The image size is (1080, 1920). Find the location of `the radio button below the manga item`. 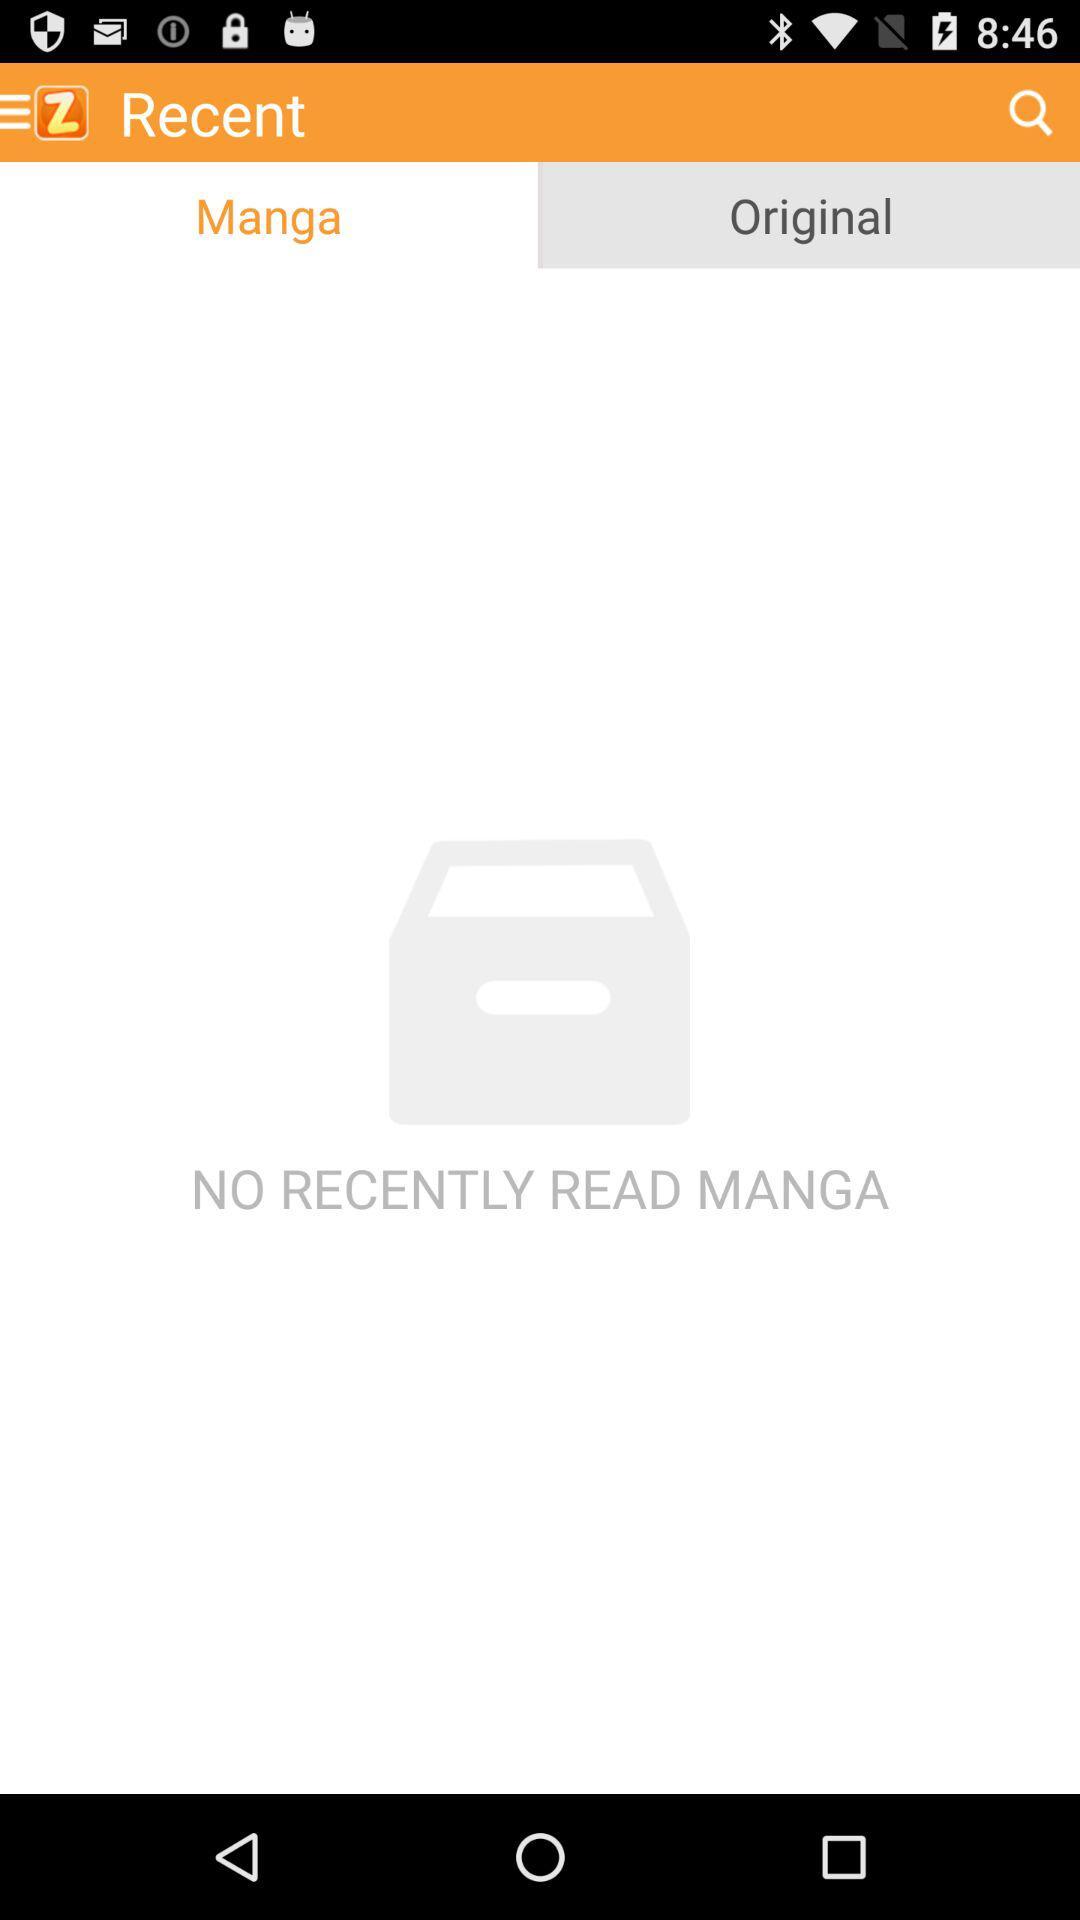

the radio button below the manga item is located at coordinates (540, 1031).